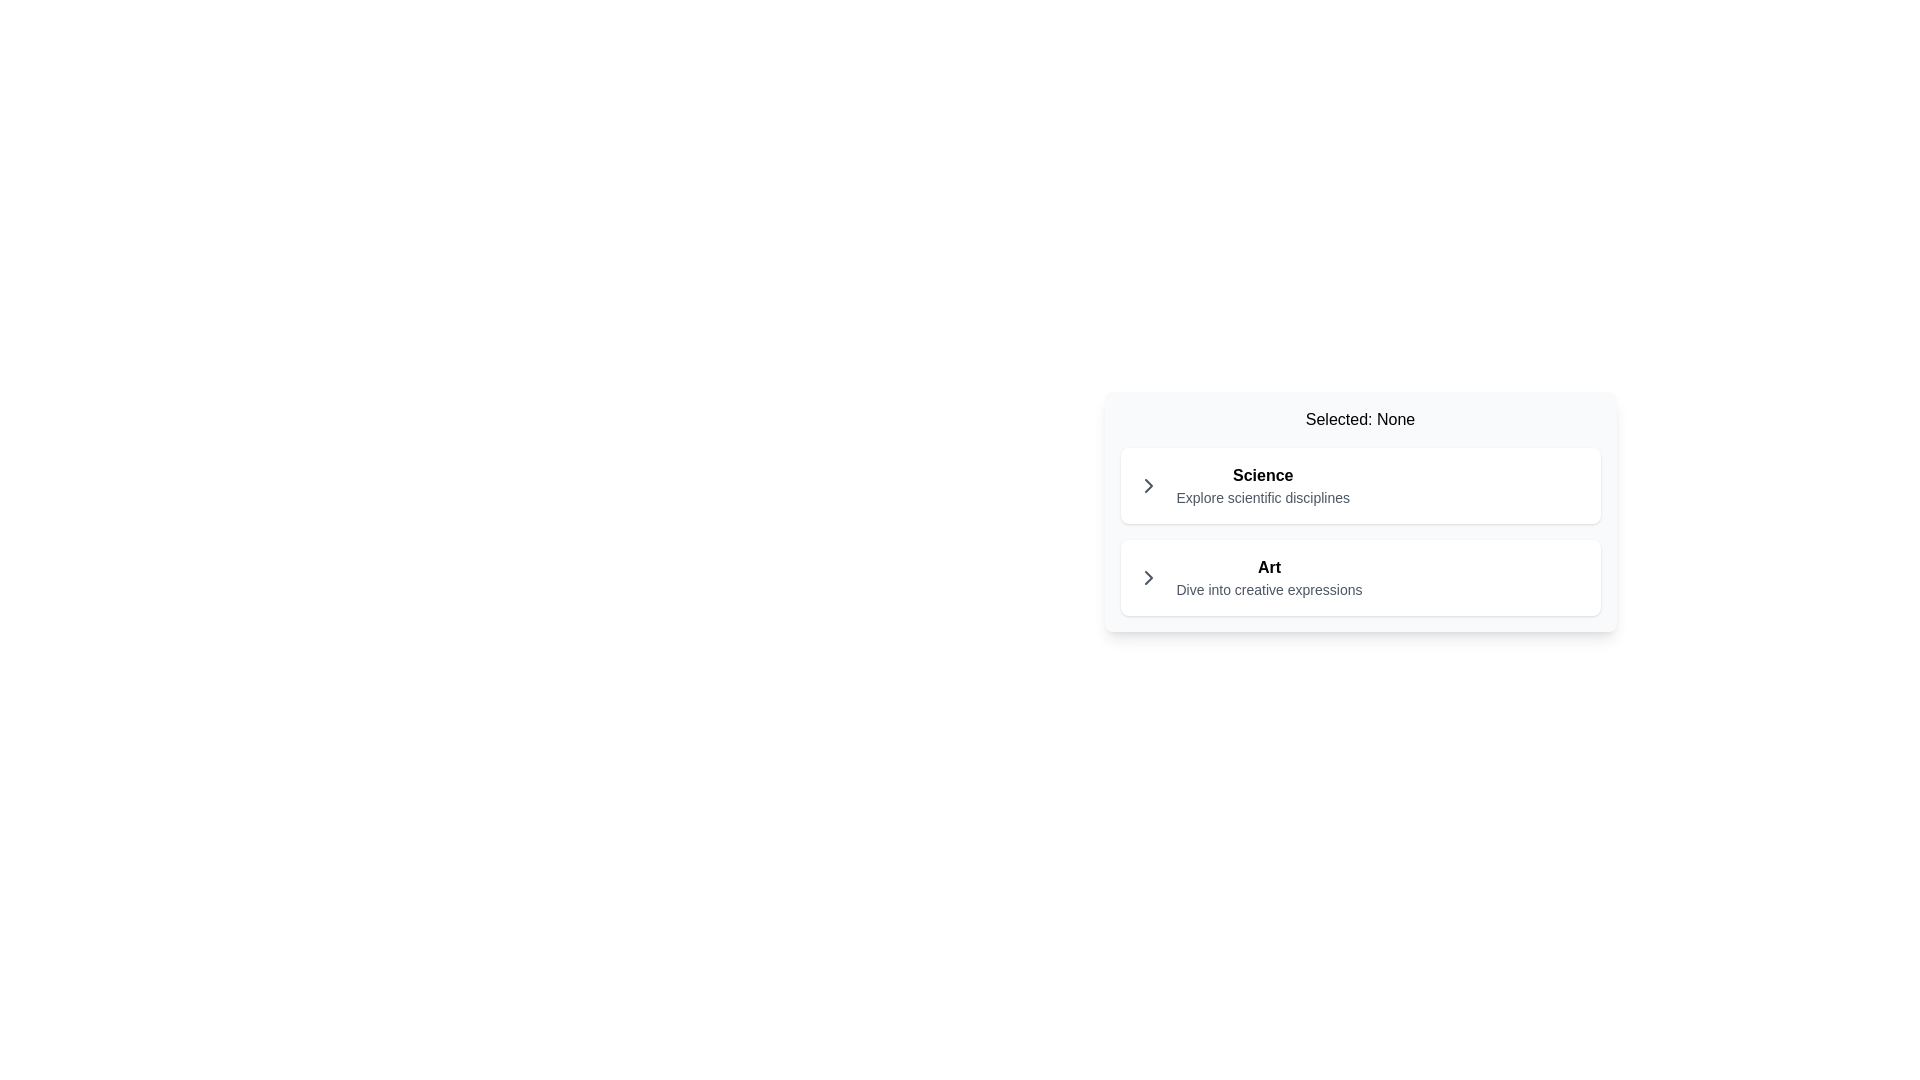 The image size is (1920, 1080). I want to click on the right-pointing chevron icon next to the 'Art' category for navigational hint, so click(1148, 578).